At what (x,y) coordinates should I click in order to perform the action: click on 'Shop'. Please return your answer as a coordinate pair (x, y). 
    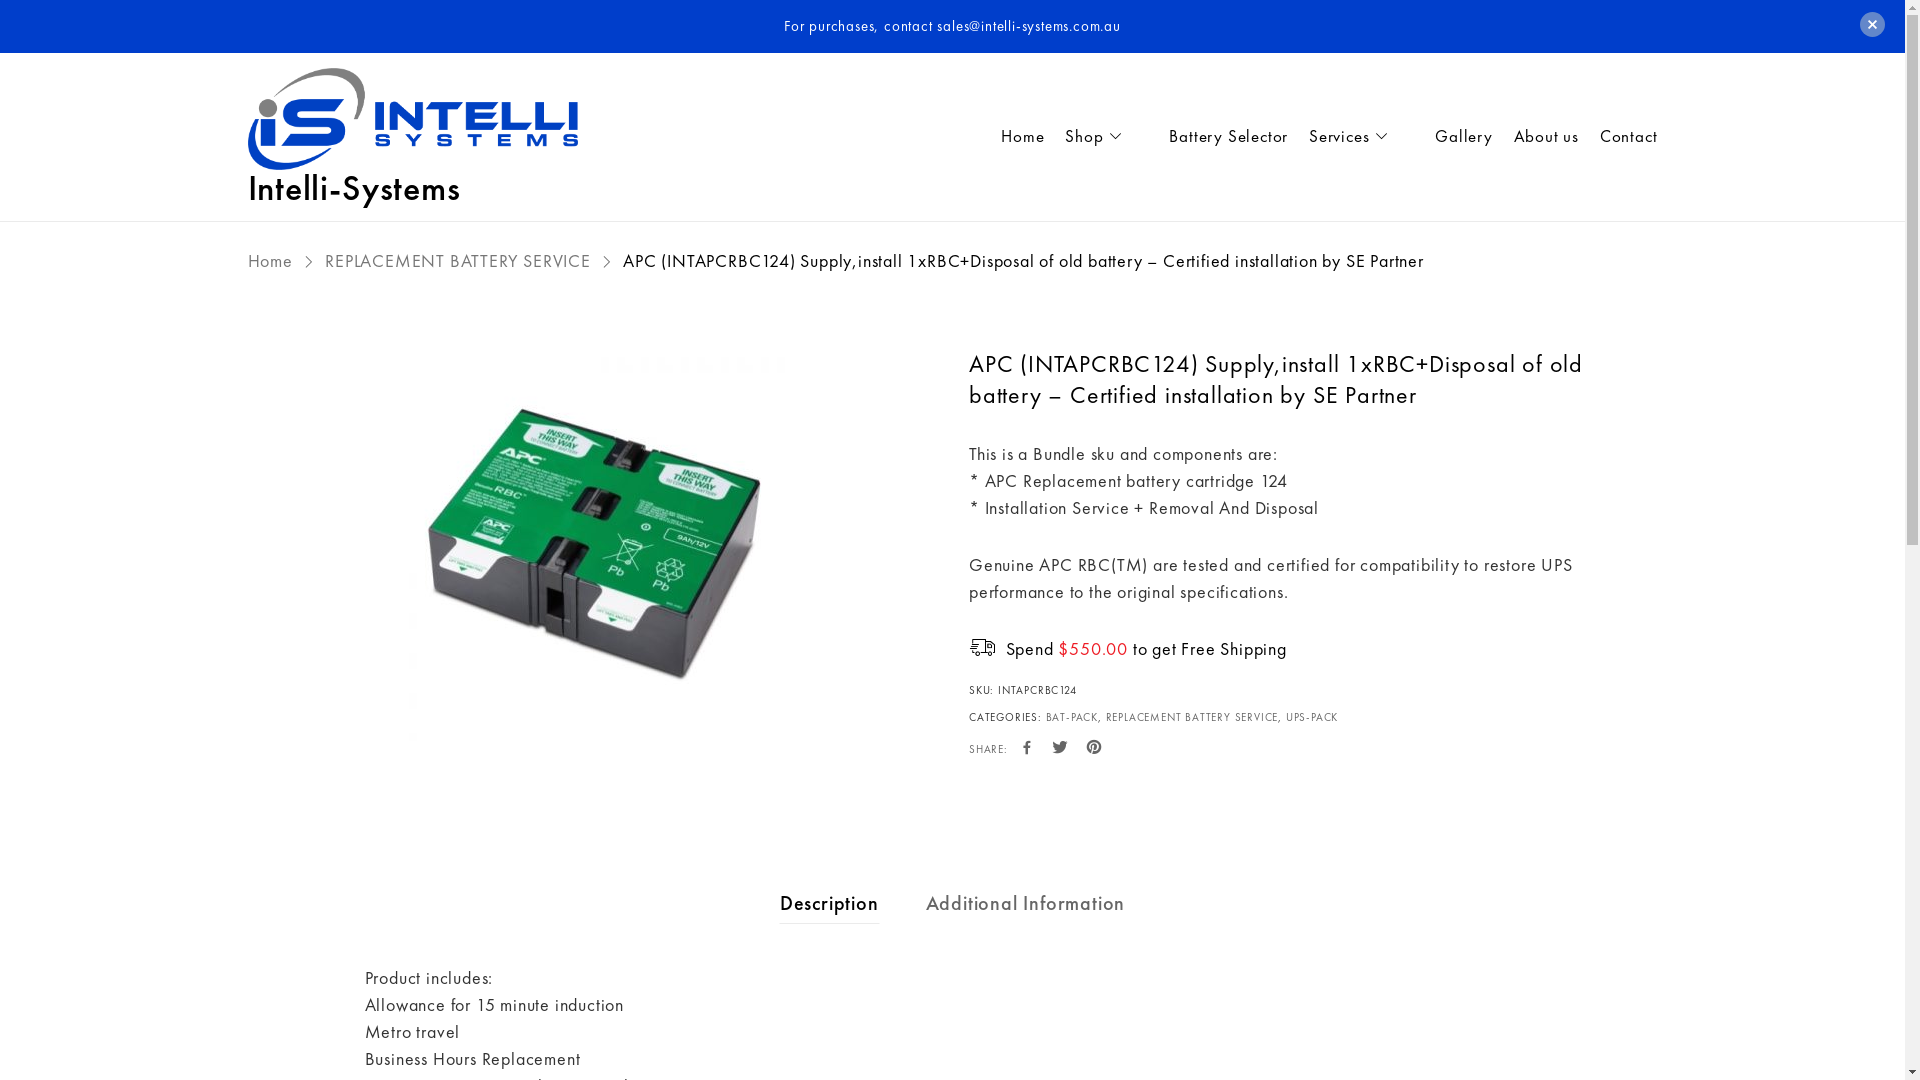
    Looking at the image, I should click on (1095, 136).